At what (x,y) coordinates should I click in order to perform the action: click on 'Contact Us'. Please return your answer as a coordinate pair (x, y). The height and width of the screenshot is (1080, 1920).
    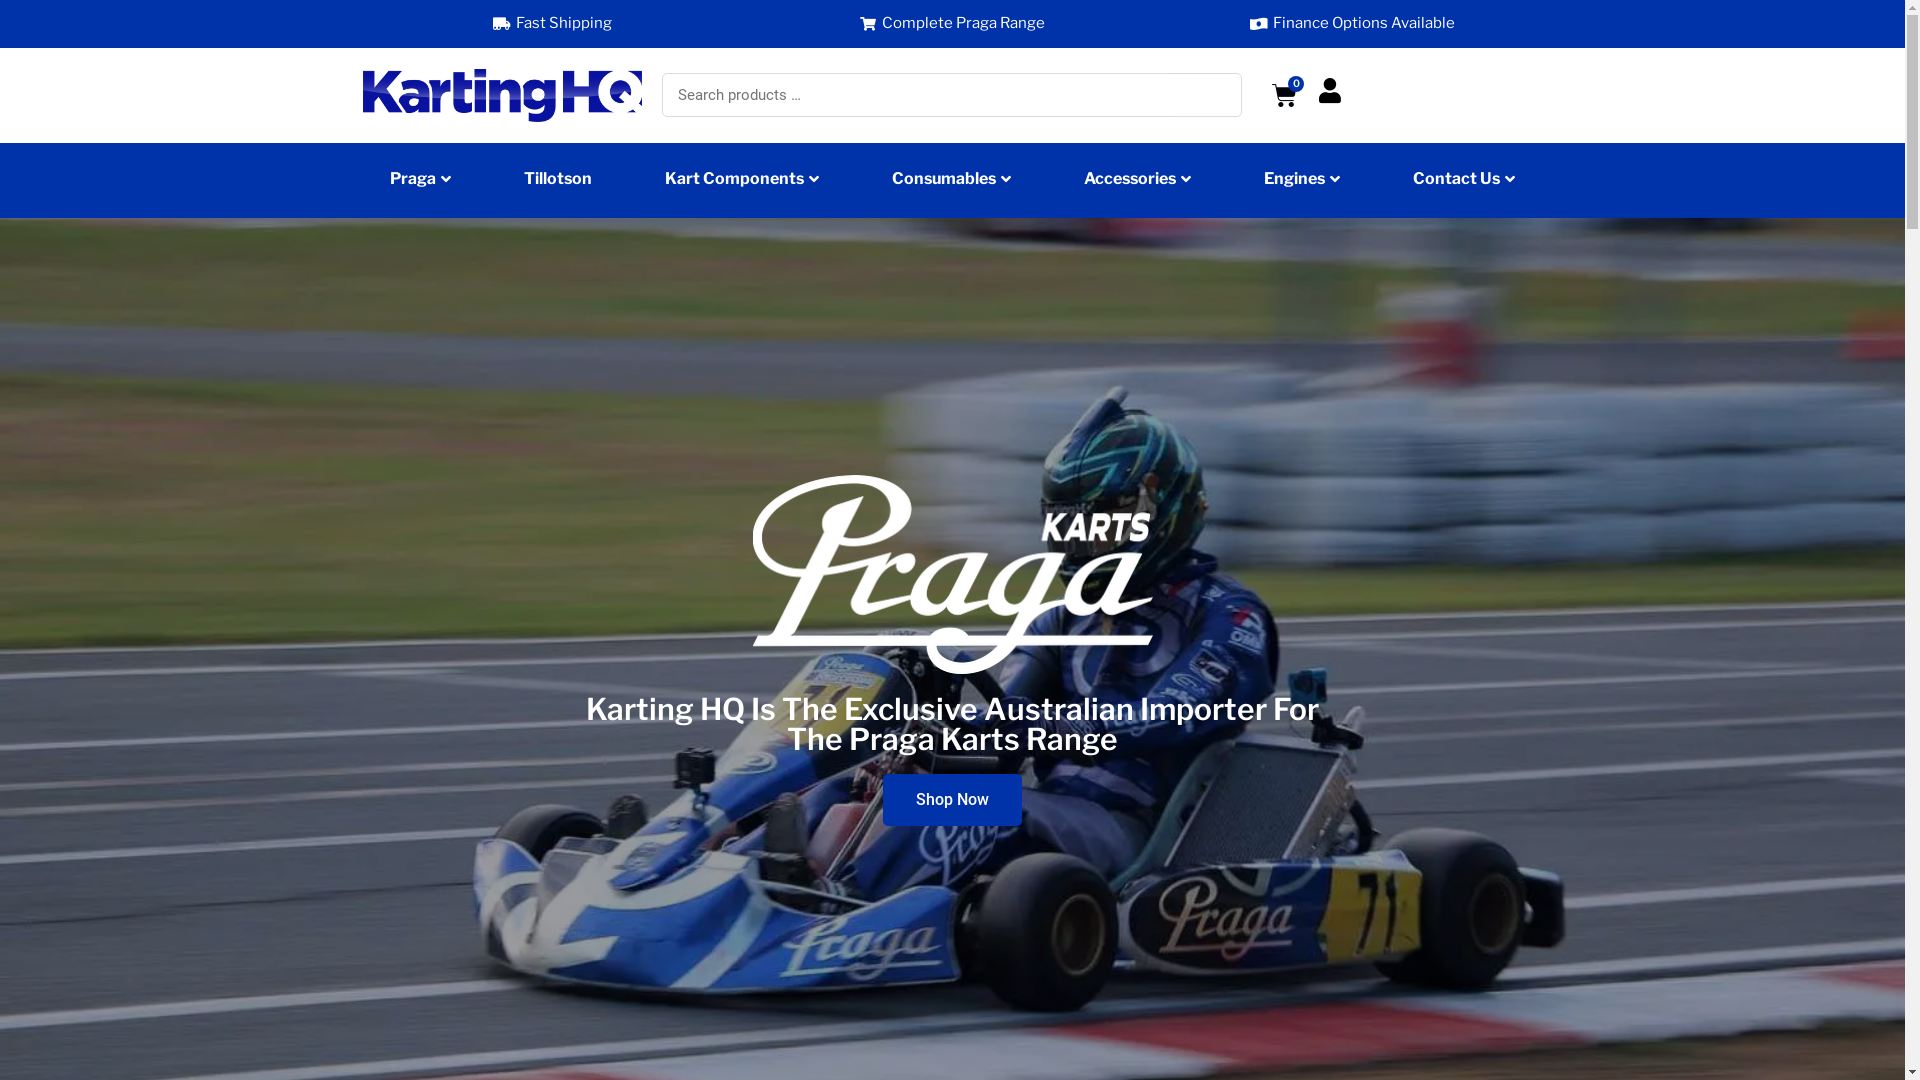
    Looking at the image, I should click on (1464, 181).